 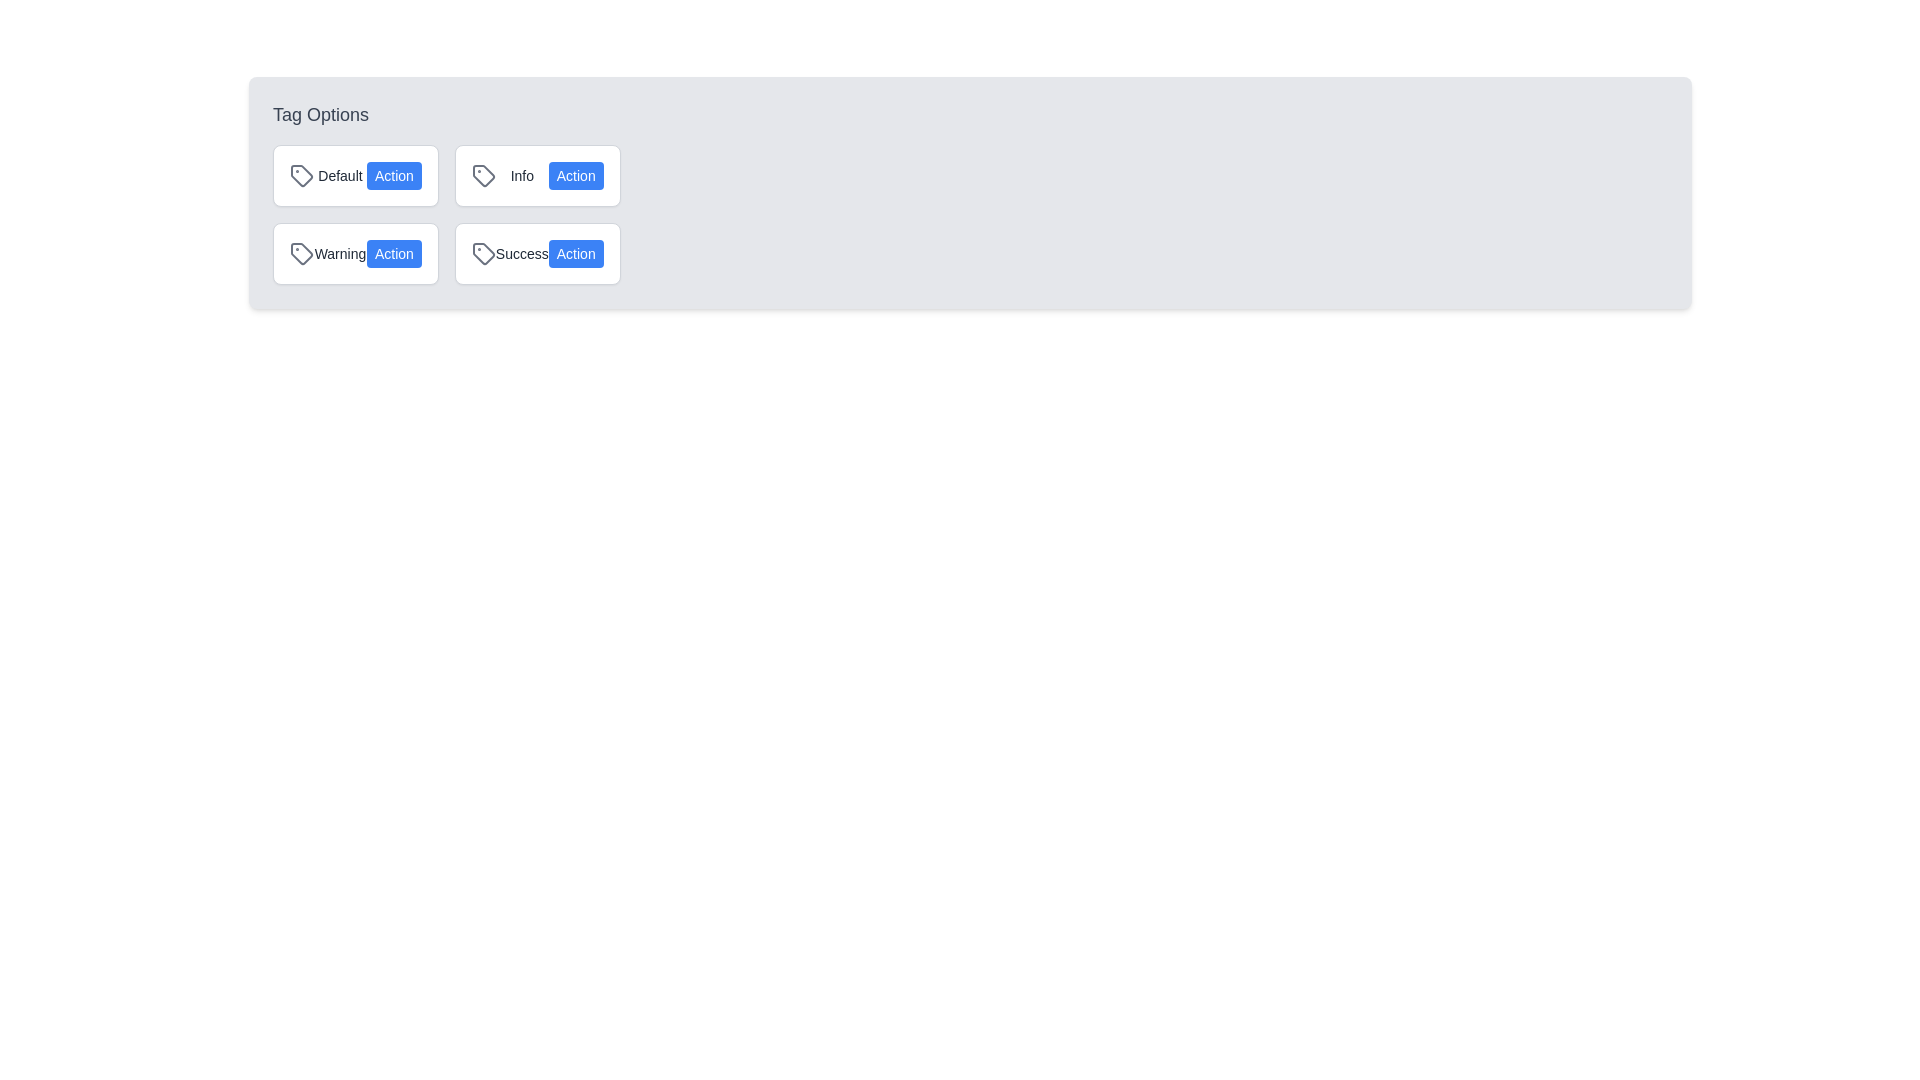 I want to click on gray tag icon located in the lower-left quadrant of the grid, positioned to the left of the 'Warning' label, as part of the 'Warning Action' group, so click(x=301, y=253).